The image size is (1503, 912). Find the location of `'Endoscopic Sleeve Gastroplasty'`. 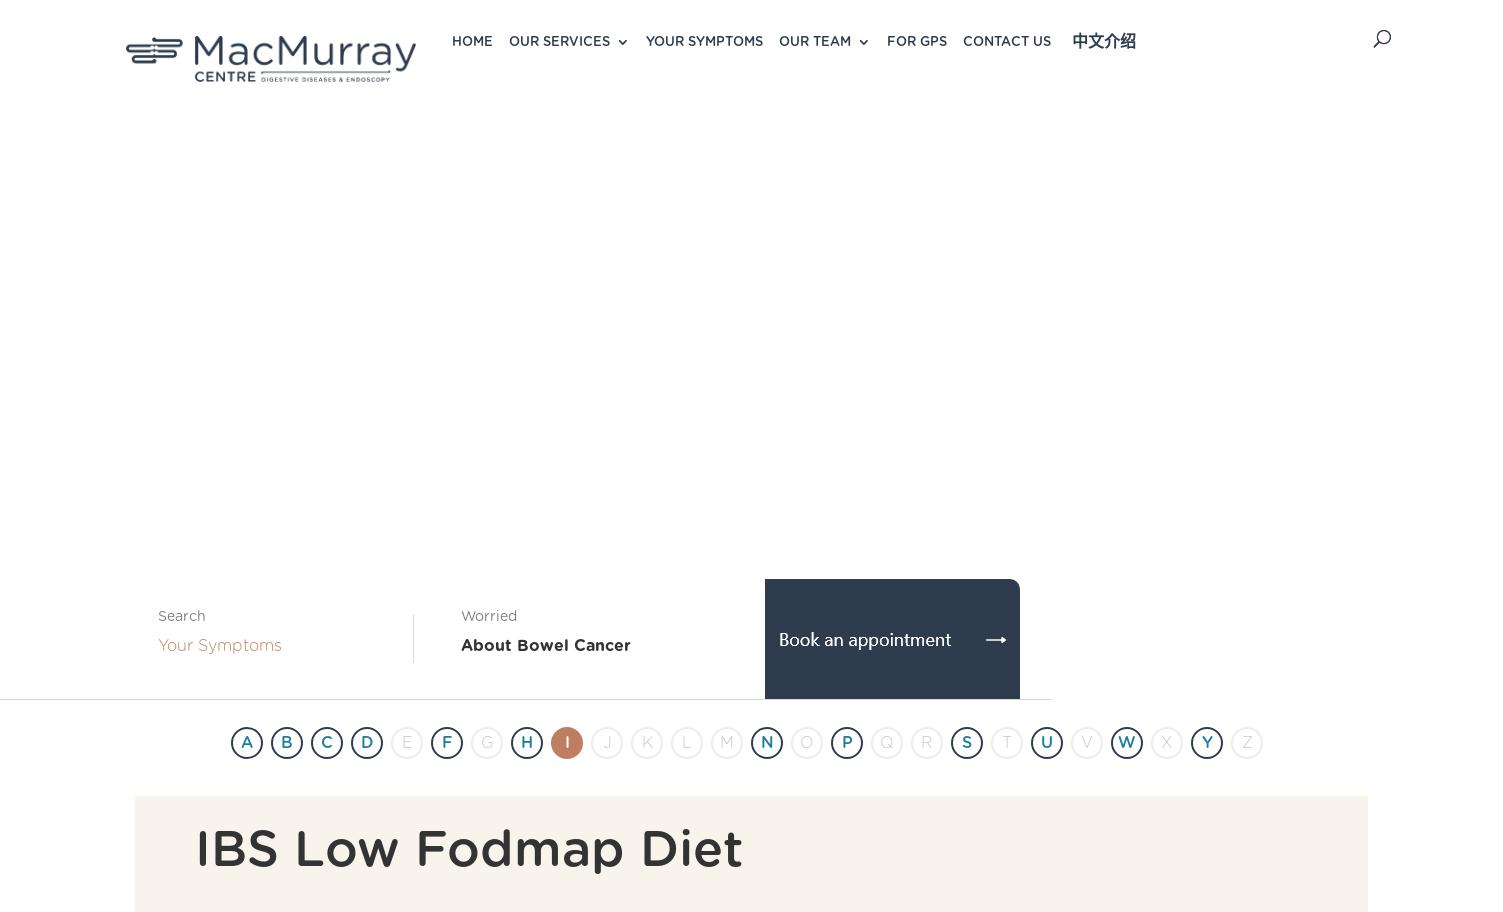

'Endoscopic Sleeve Gastroplasty' is located at coordinates (767, 517).